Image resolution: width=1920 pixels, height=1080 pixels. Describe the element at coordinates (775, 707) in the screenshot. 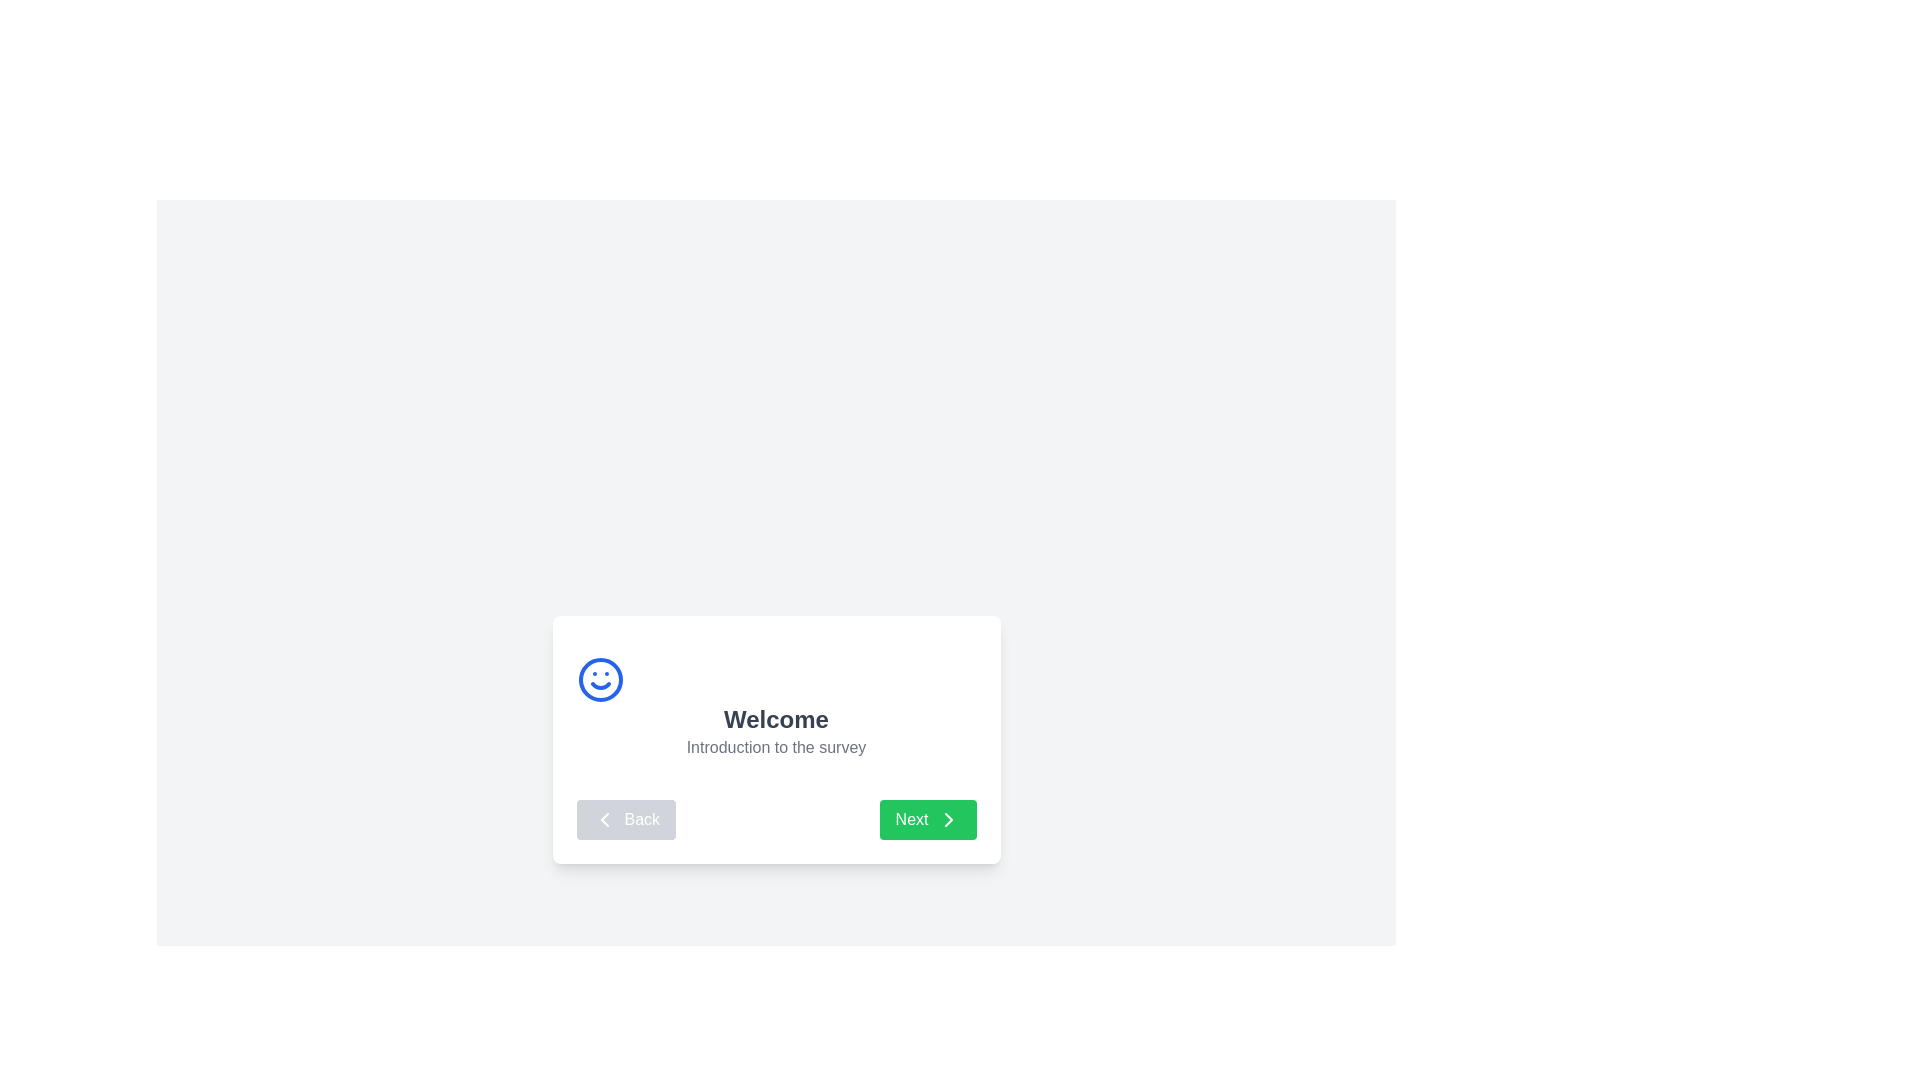

I see `the introductory information displayed in the welcoming header section of the survey interface` at that location.